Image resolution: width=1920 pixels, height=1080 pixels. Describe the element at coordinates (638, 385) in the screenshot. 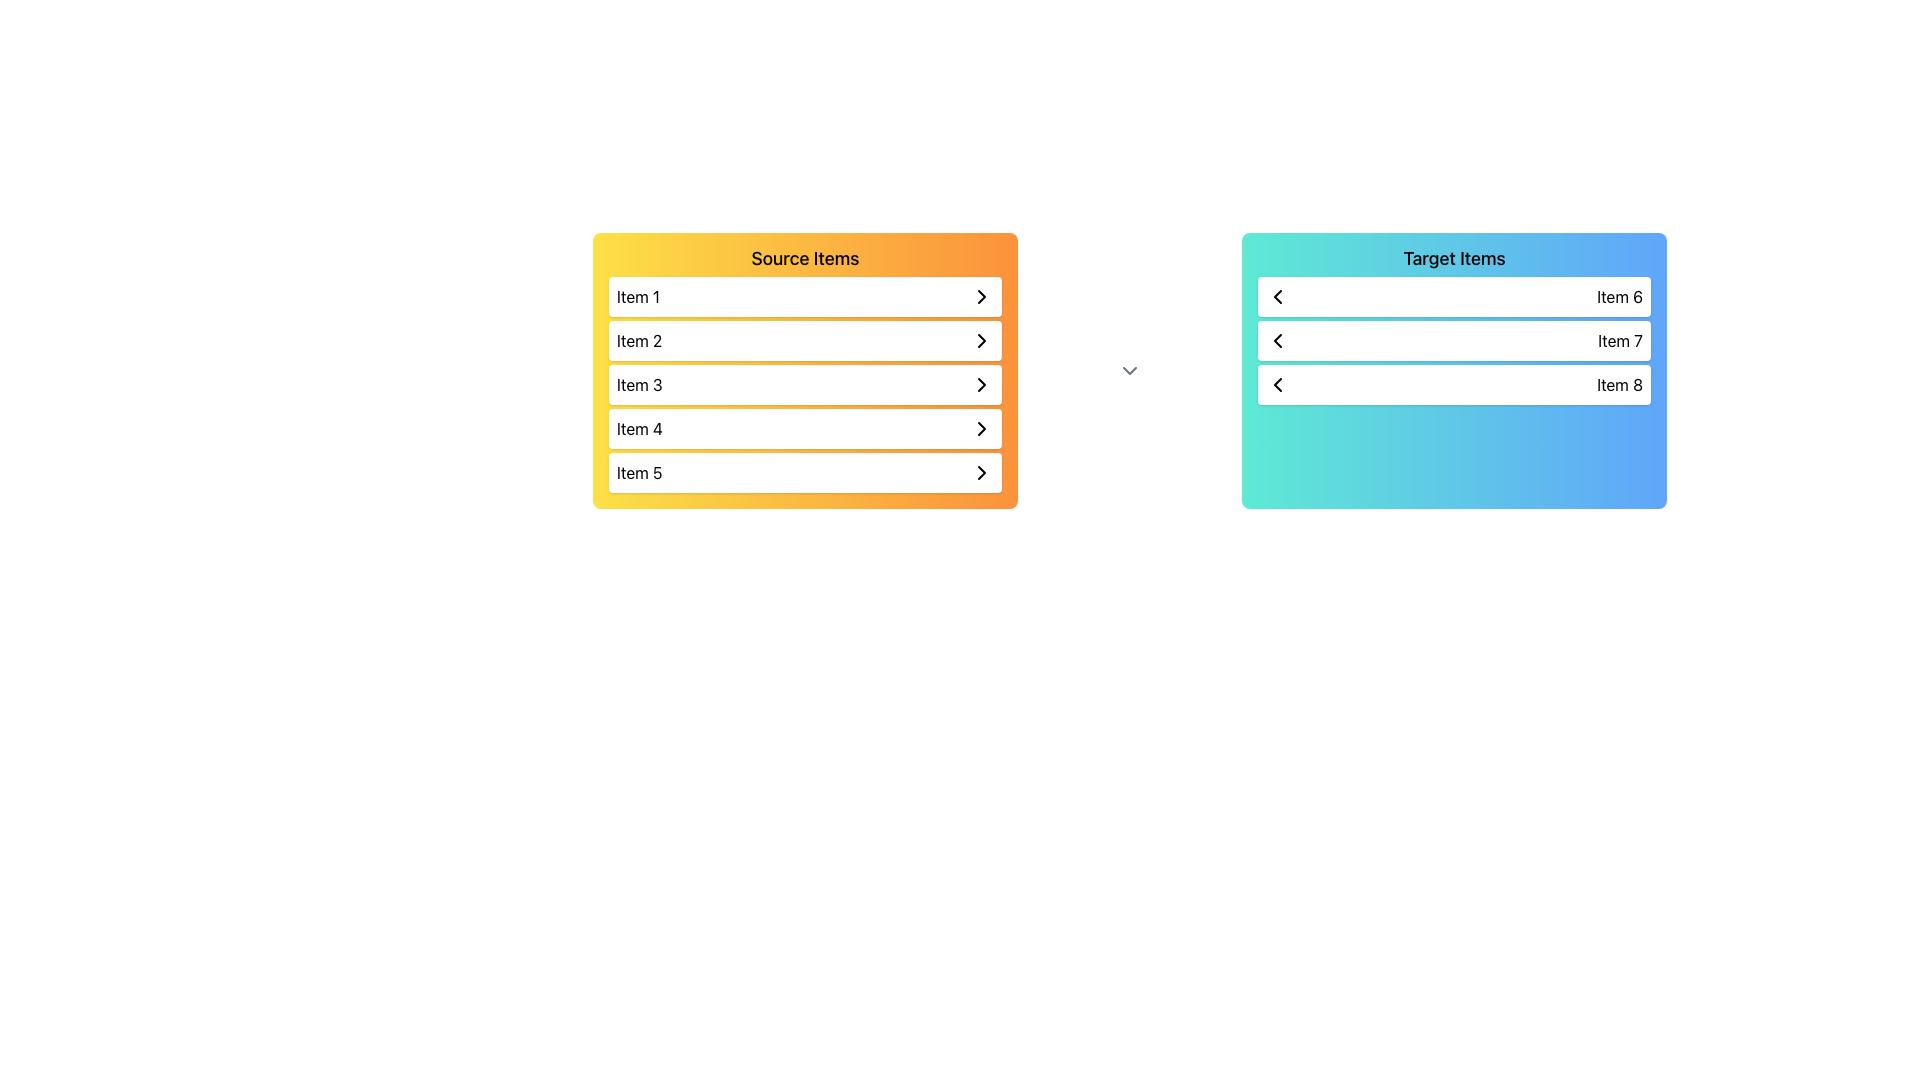

I see `text of the 'Item 3' Text label element located in the third row of the 'Source Items' box, aligned to the left` at that location.